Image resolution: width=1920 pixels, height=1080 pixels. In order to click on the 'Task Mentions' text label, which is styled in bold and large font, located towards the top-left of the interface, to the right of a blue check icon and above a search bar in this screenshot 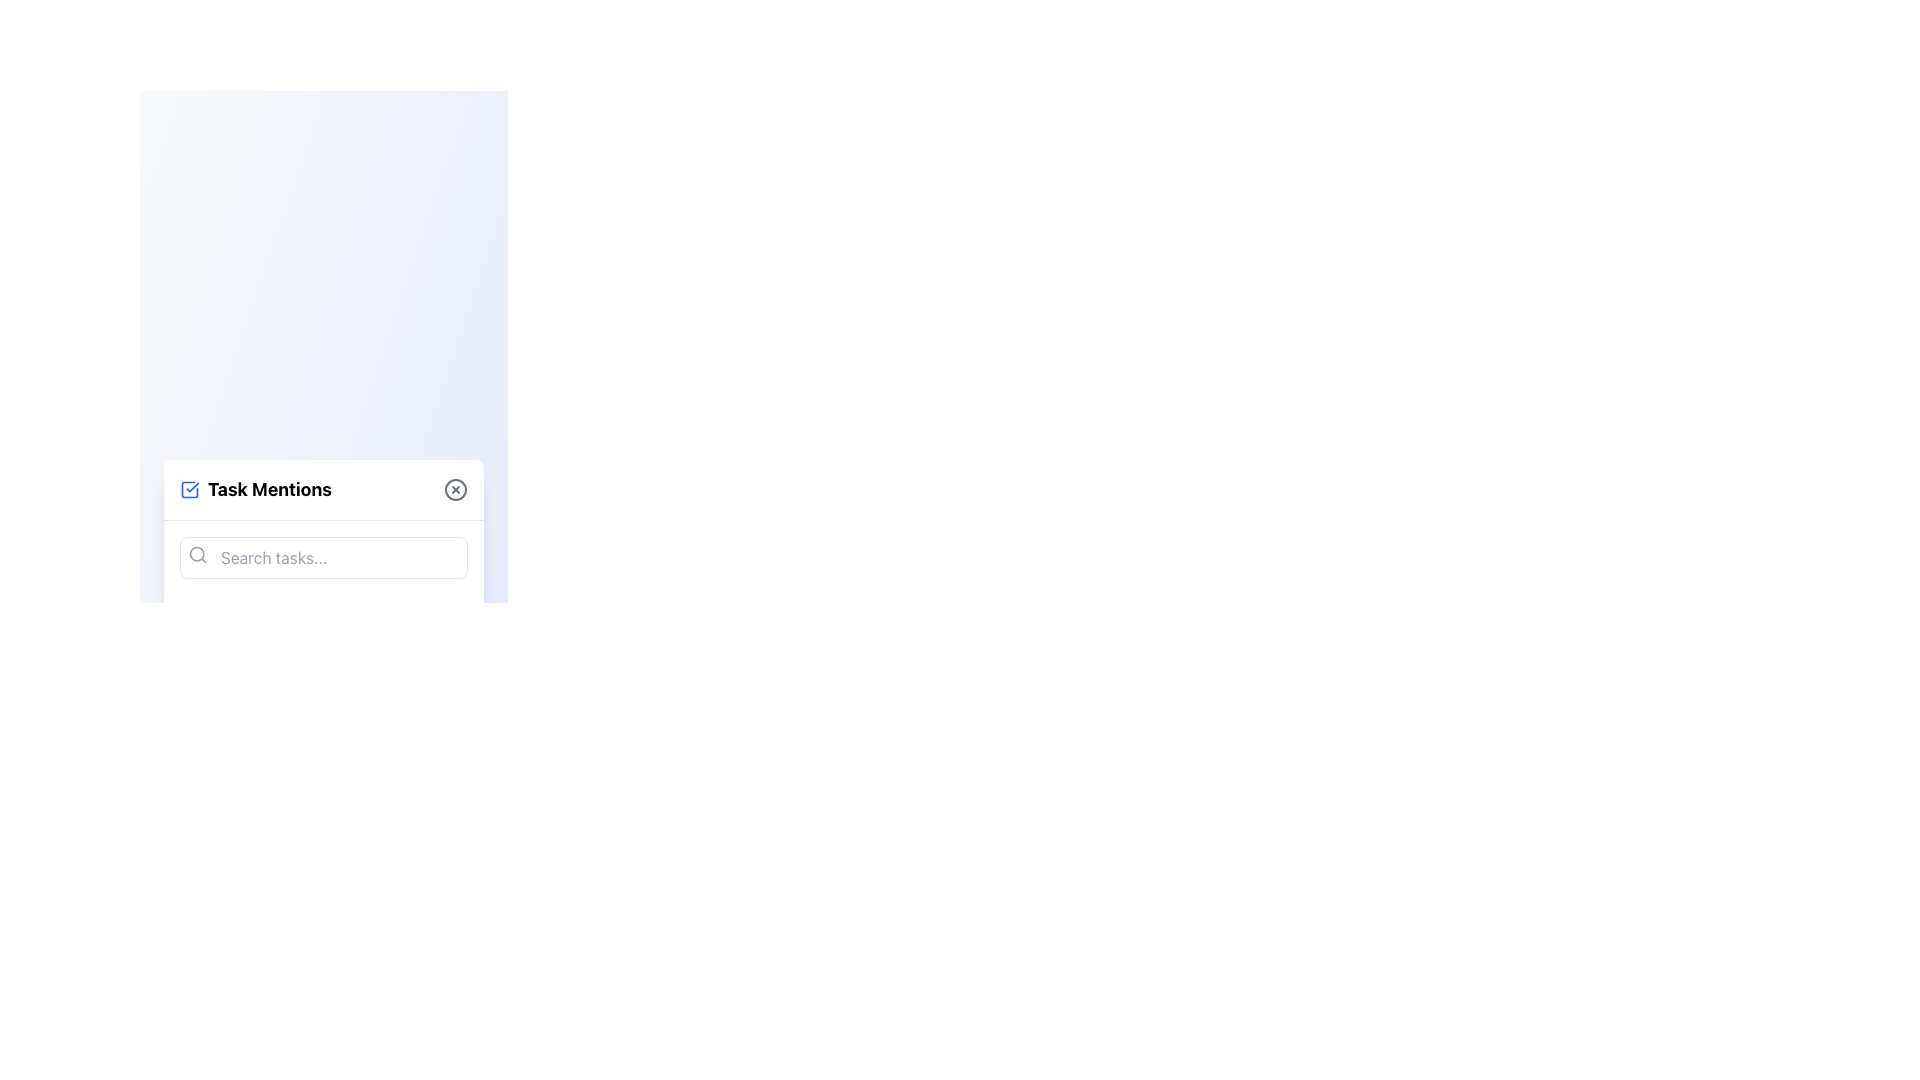, I will do `click(268, 489)`.